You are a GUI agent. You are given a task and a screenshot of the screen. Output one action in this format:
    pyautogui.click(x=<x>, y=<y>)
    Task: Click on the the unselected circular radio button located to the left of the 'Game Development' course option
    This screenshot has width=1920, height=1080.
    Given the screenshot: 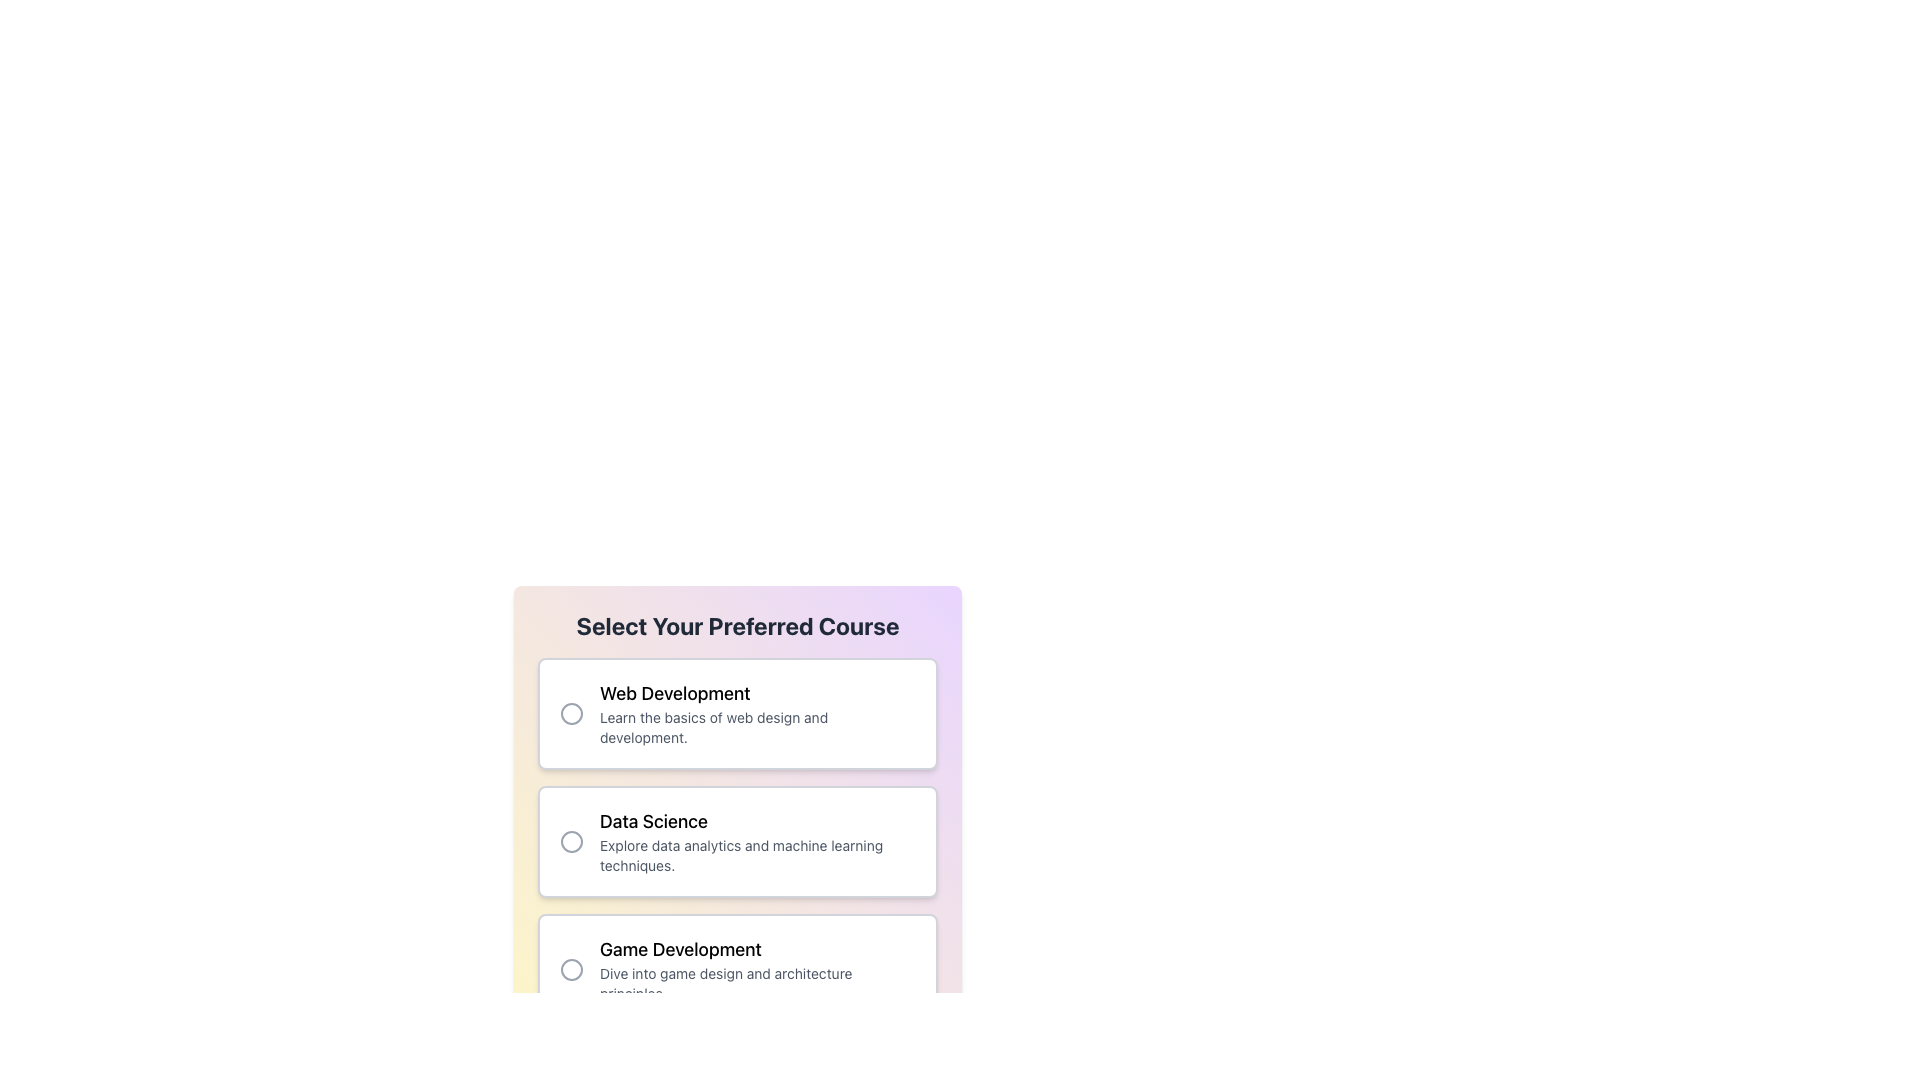 What is the action you would take?
    pyautogui.click(x=570, y=968)
    